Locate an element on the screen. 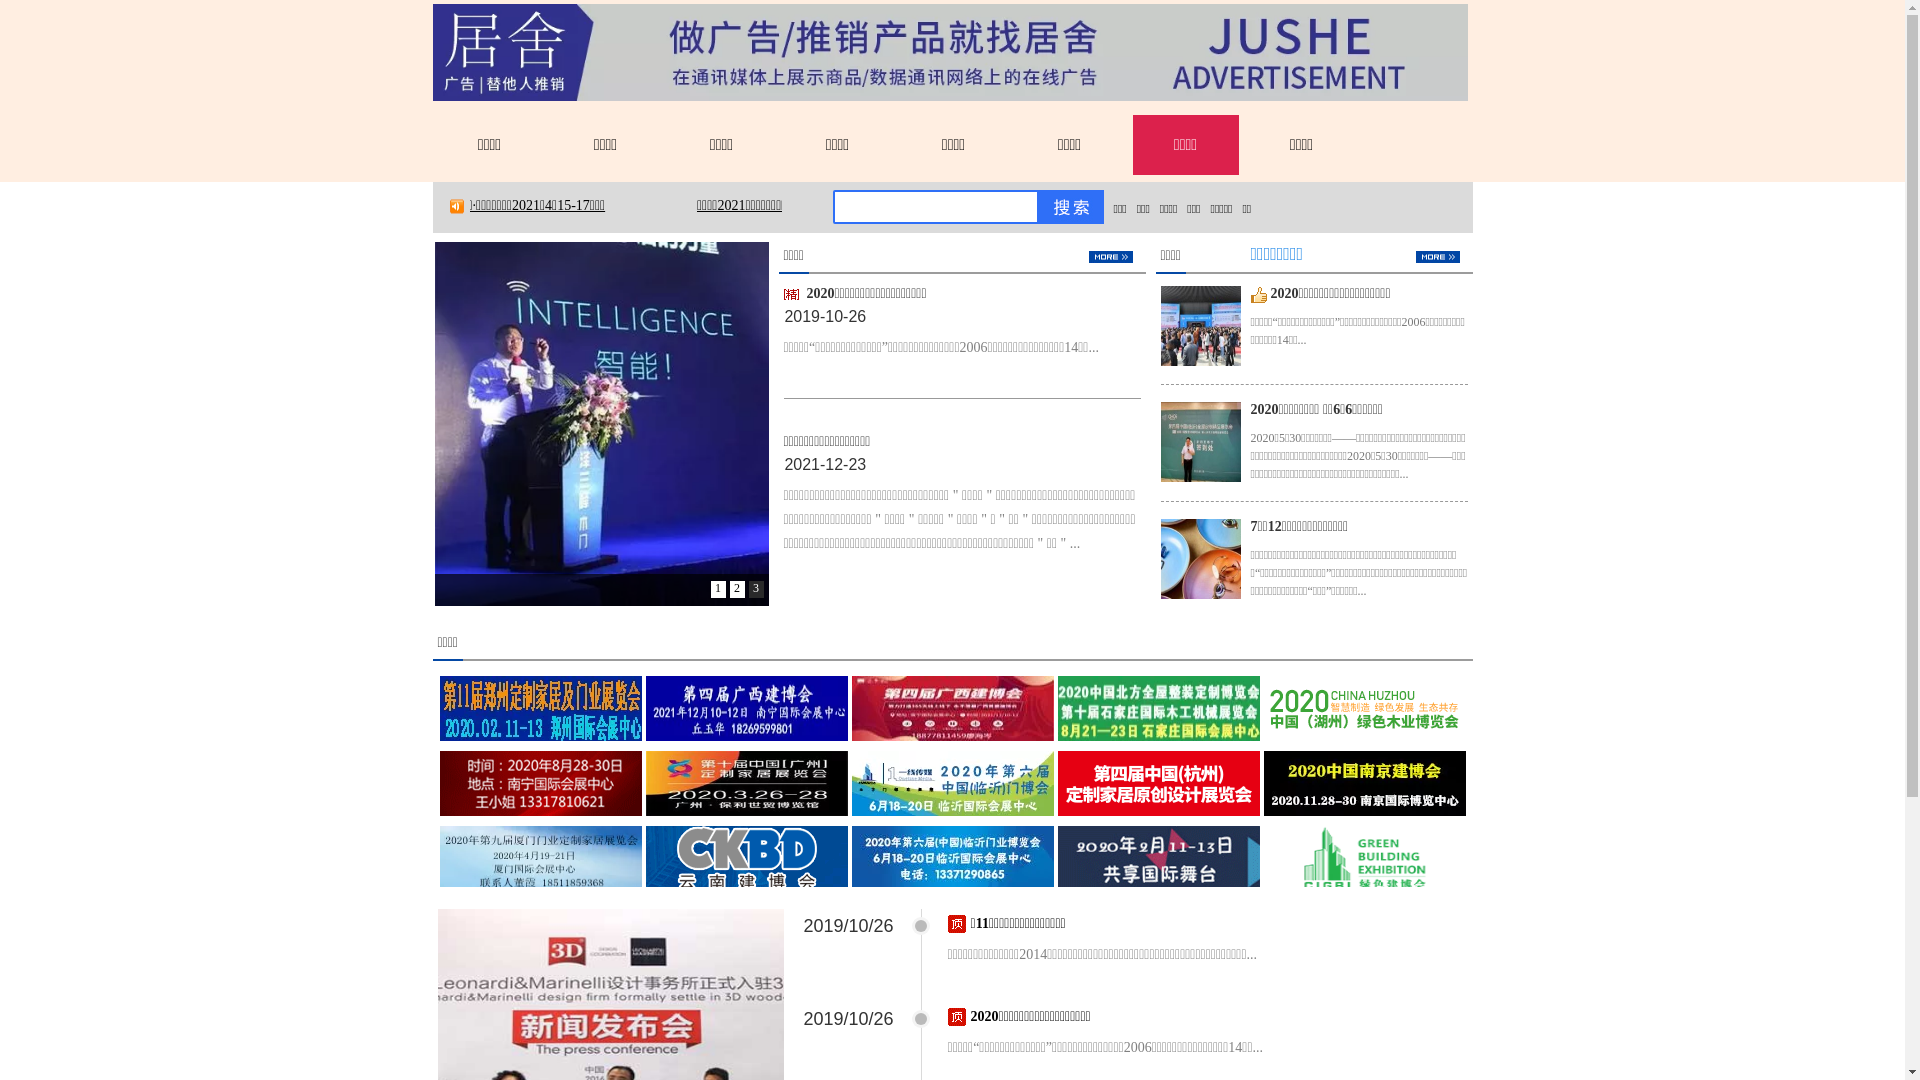 The image size is (1920, 1080). '3' is located at coordinates (754, 588).